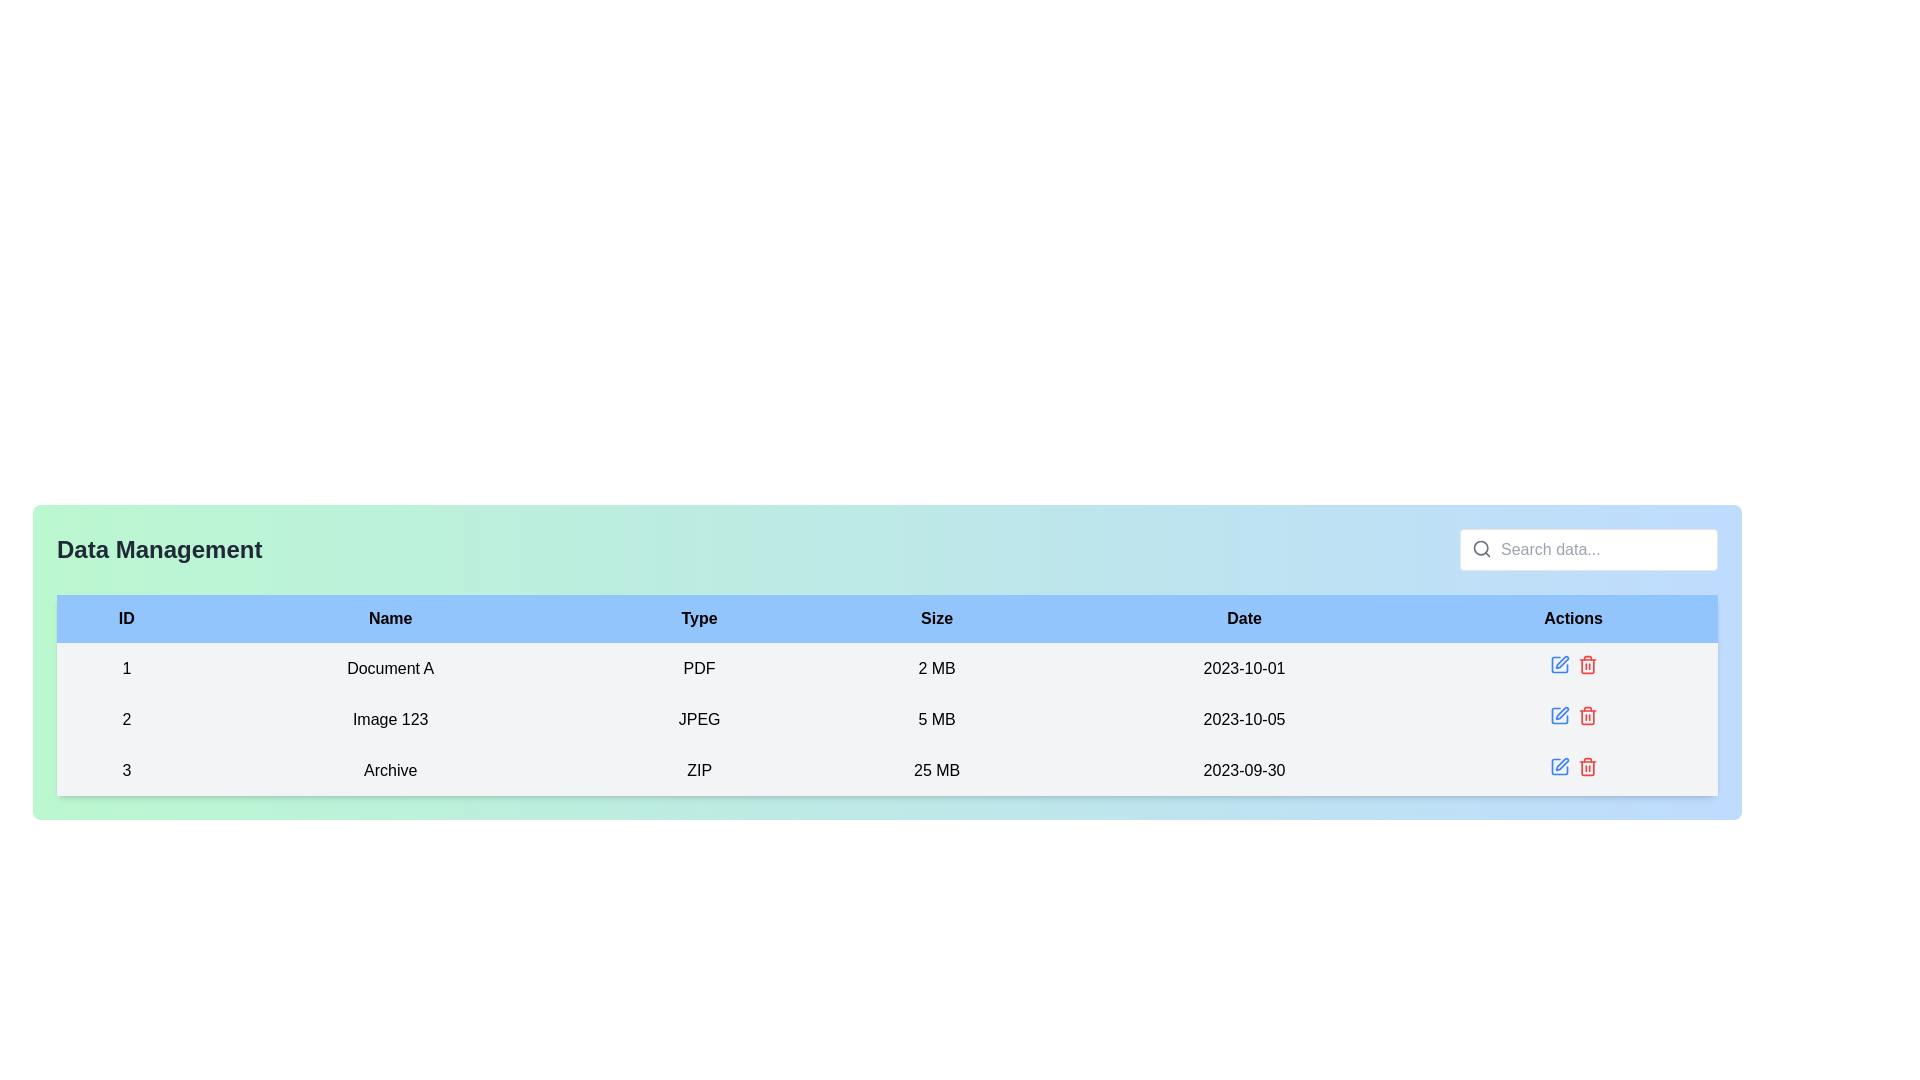 The width and height of the screenshot is (1920, 1080). Describe the element at coordinates (1586, 664) in the screenshot. I see `the Delete button with an icon located in the 'Actions' column of the second row in the data table to initiate the deletion process` at that location.